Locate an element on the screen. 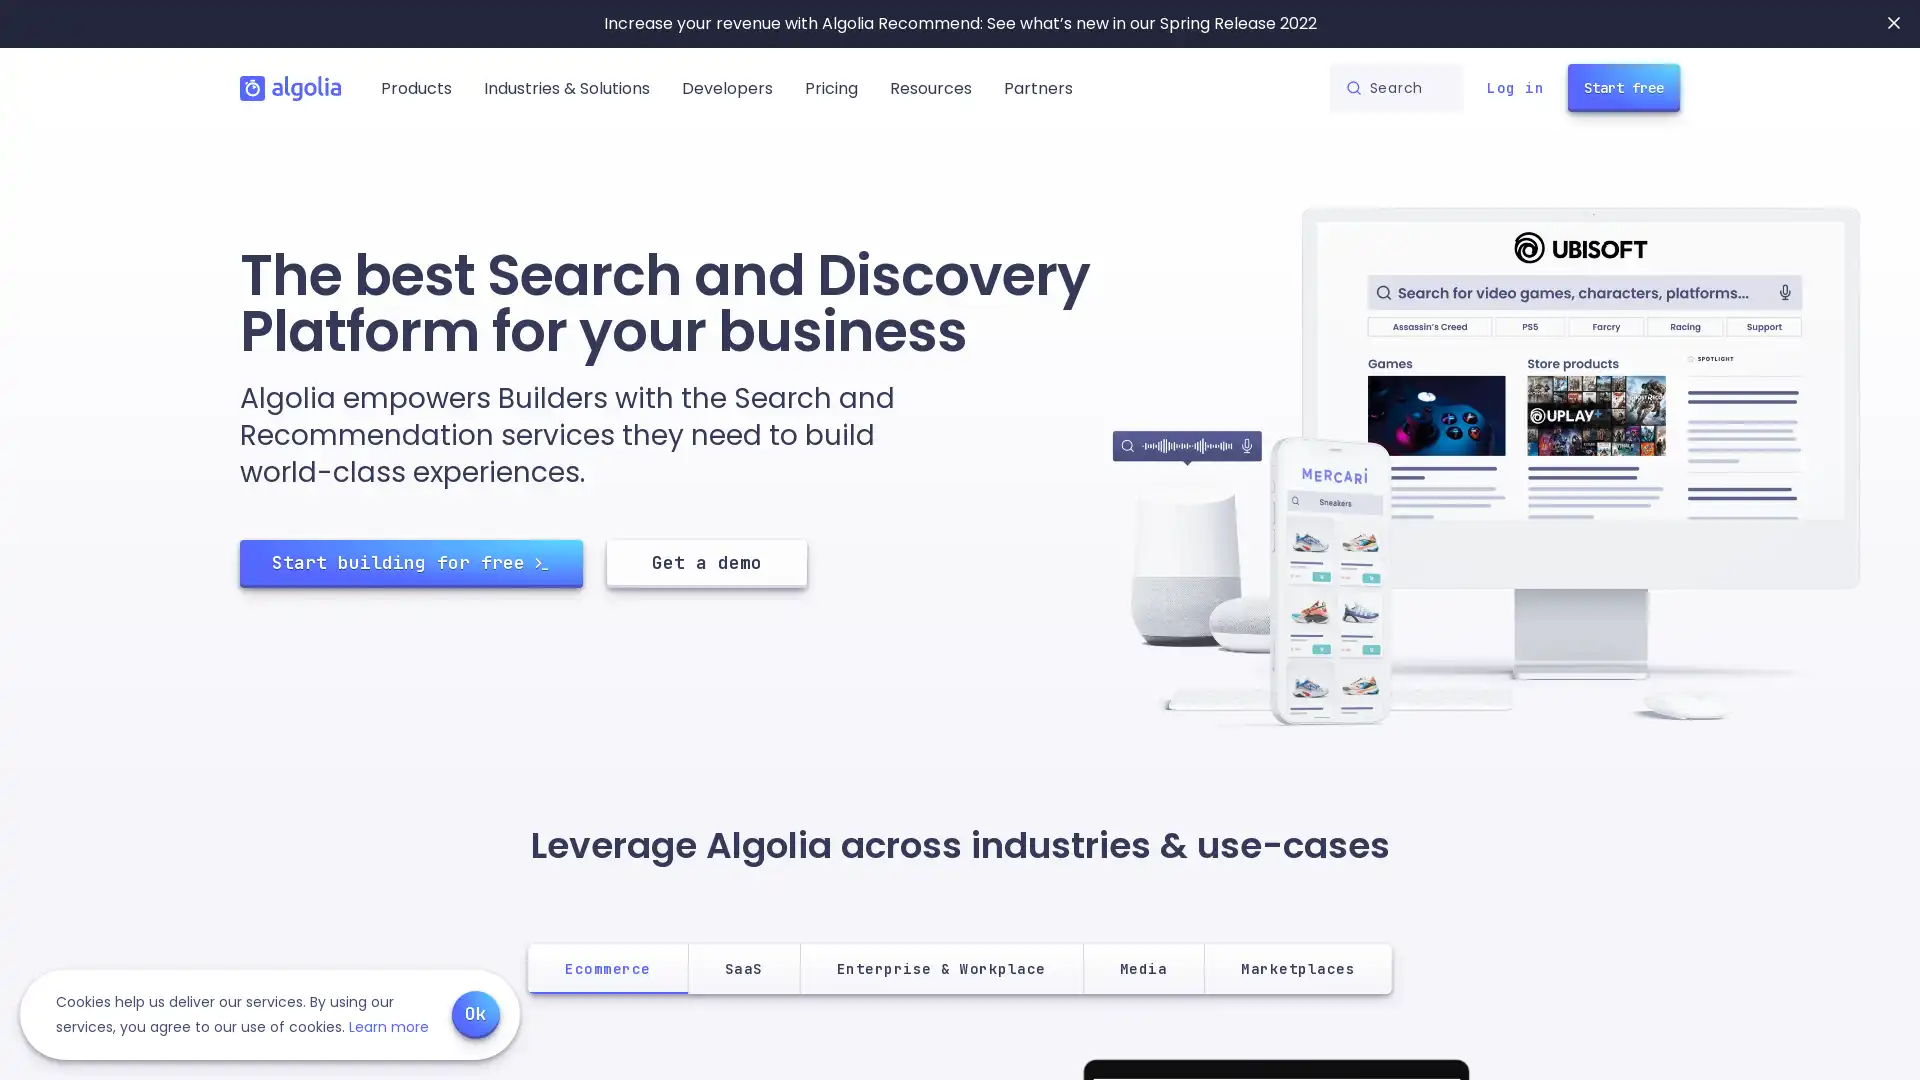 This screenshot has height=1080, width=1920. Enterprise & Workplace is located at coordinates (939, 967).